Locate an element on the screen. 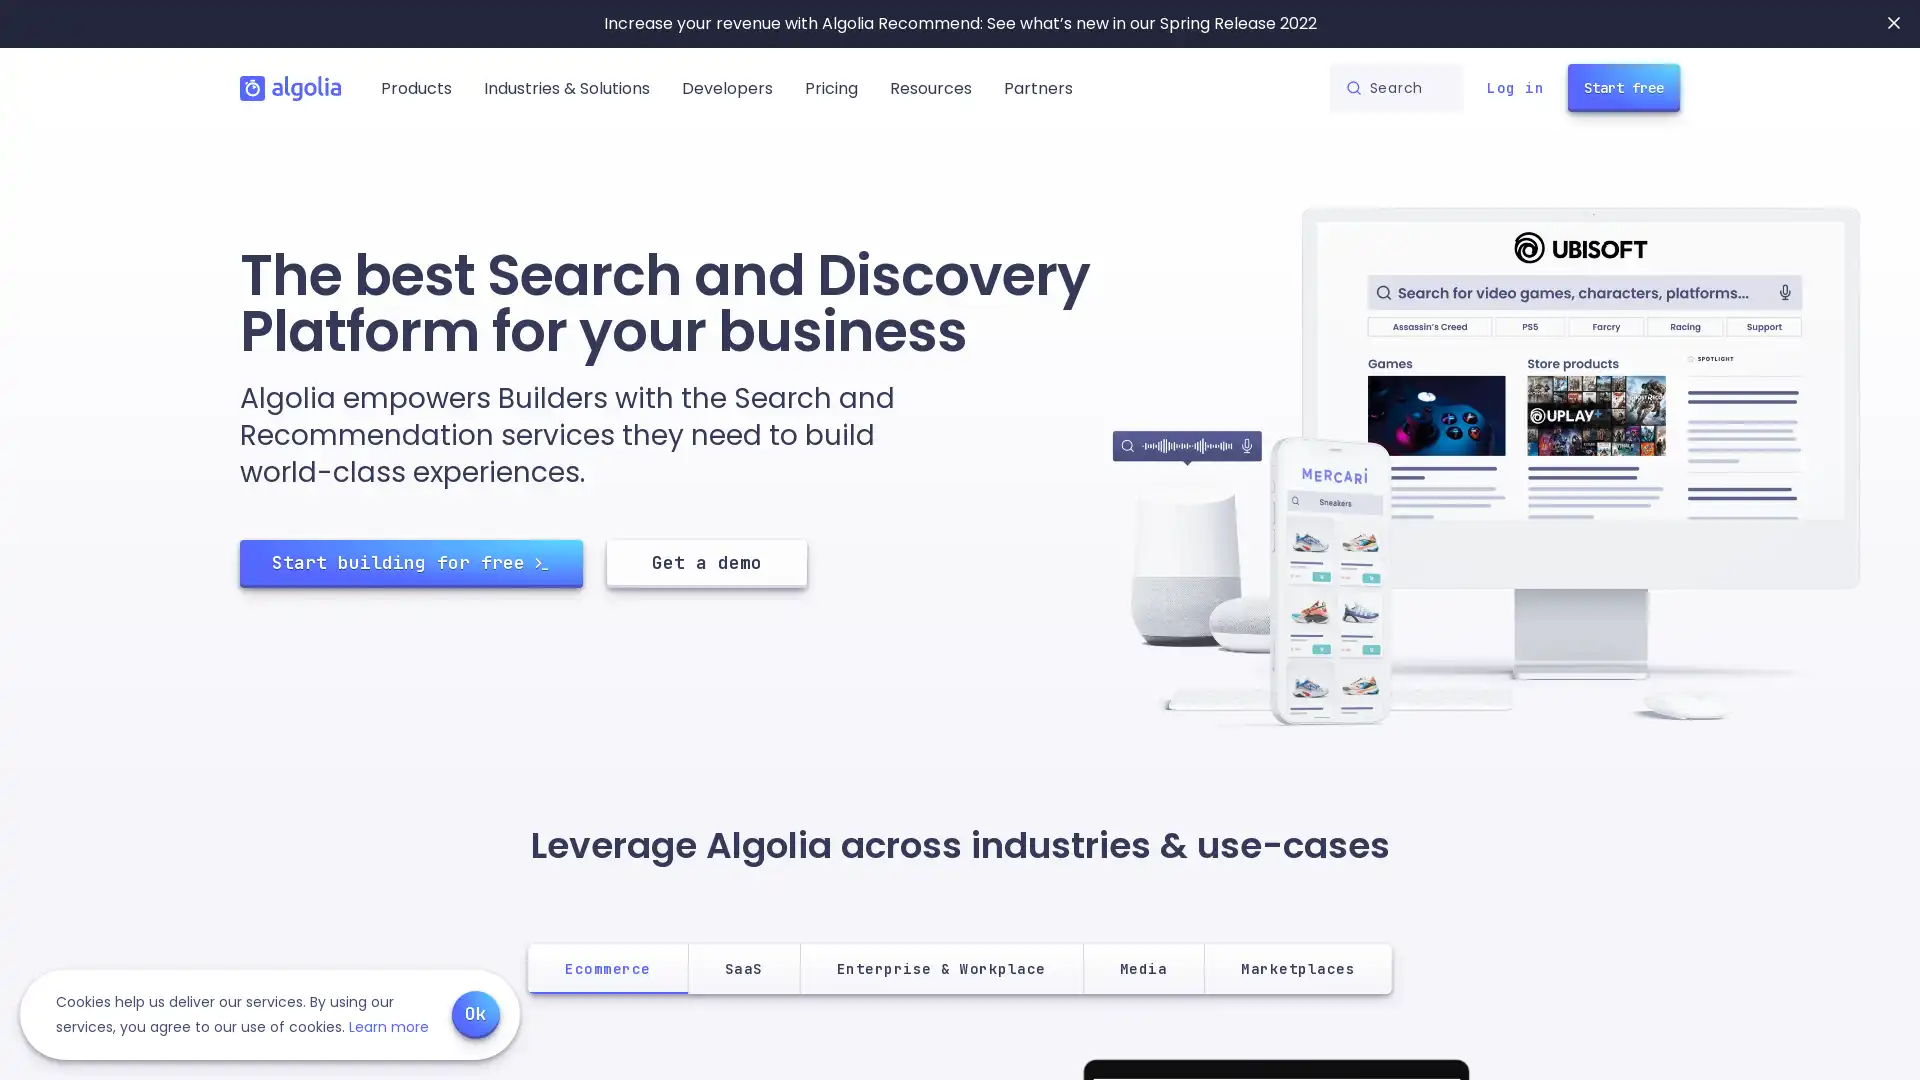 This screenshot has height=1080, width=1920. Enterprise & Workplace is located at coordinates (939, 967).